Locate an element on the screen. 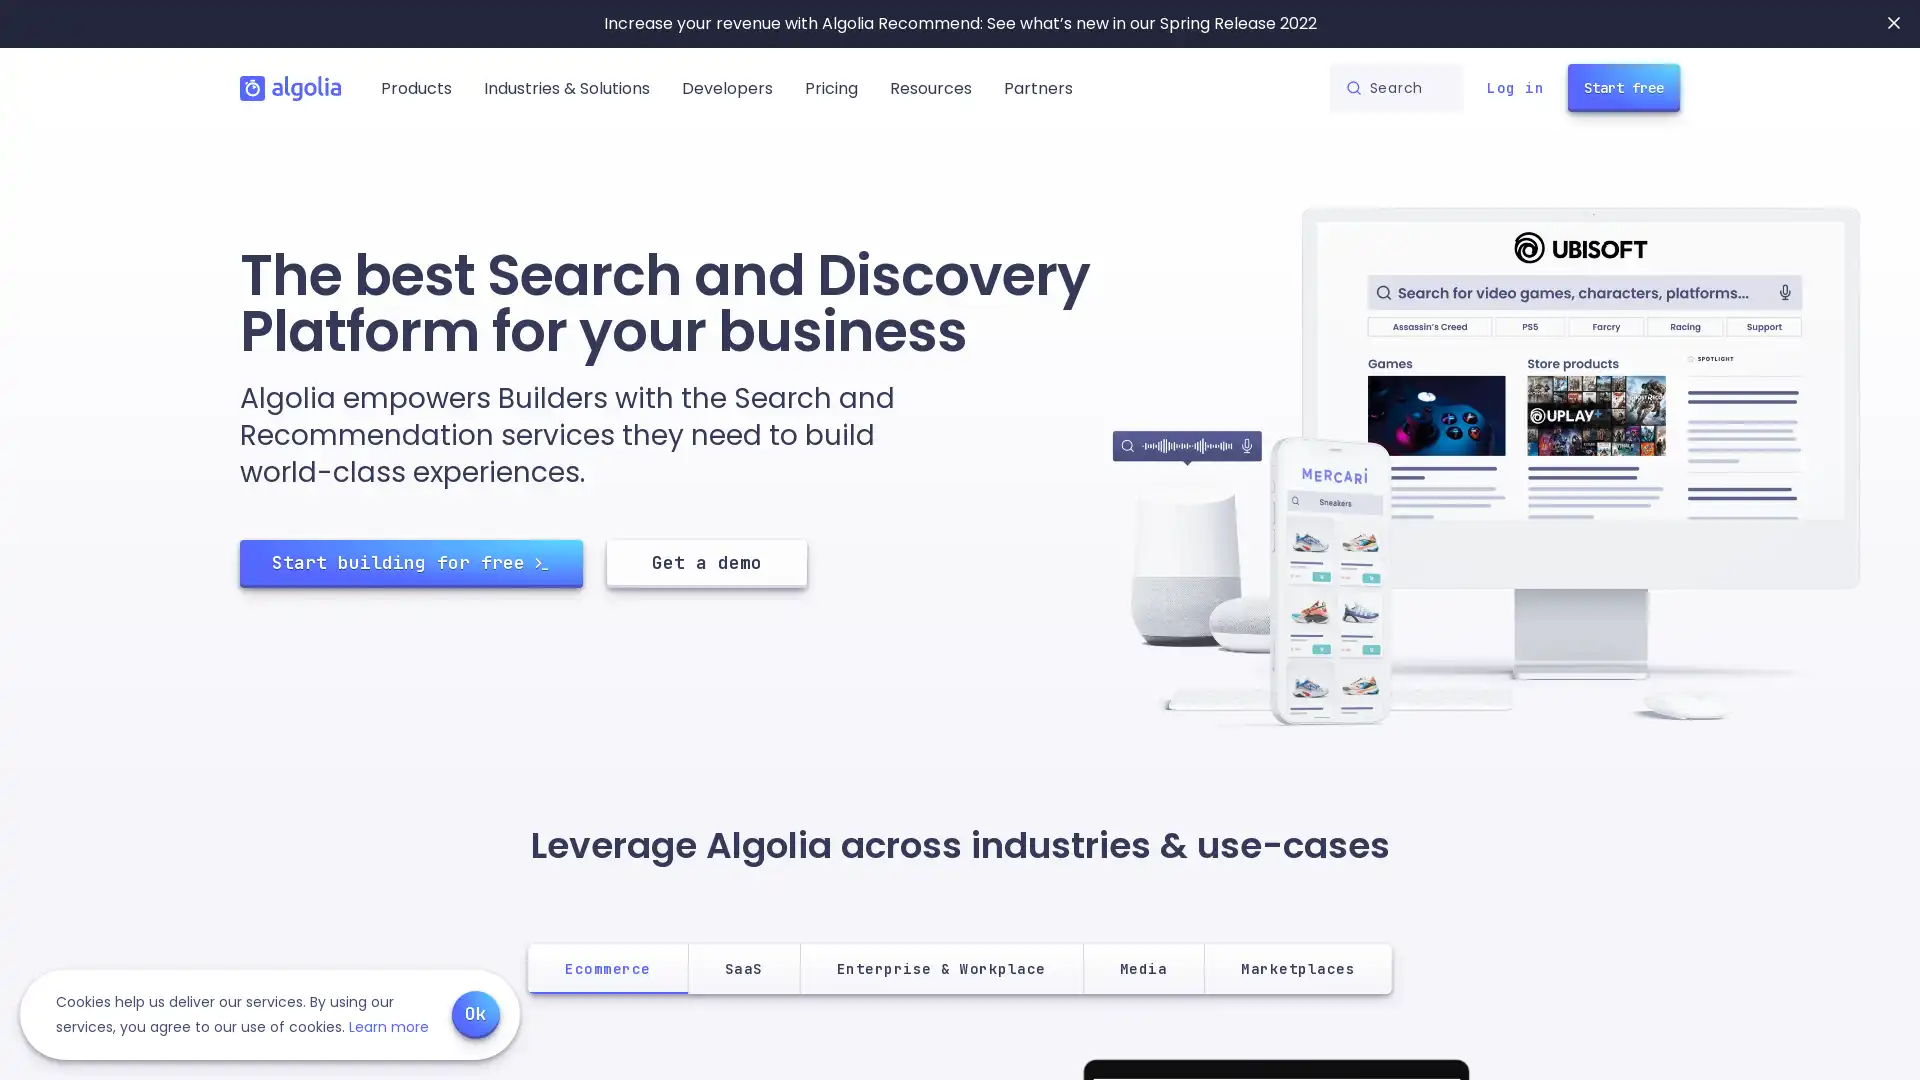 This screenshot has height=1080, width=1920. Enterprise & Workplace is located at coordinates (939, 967).